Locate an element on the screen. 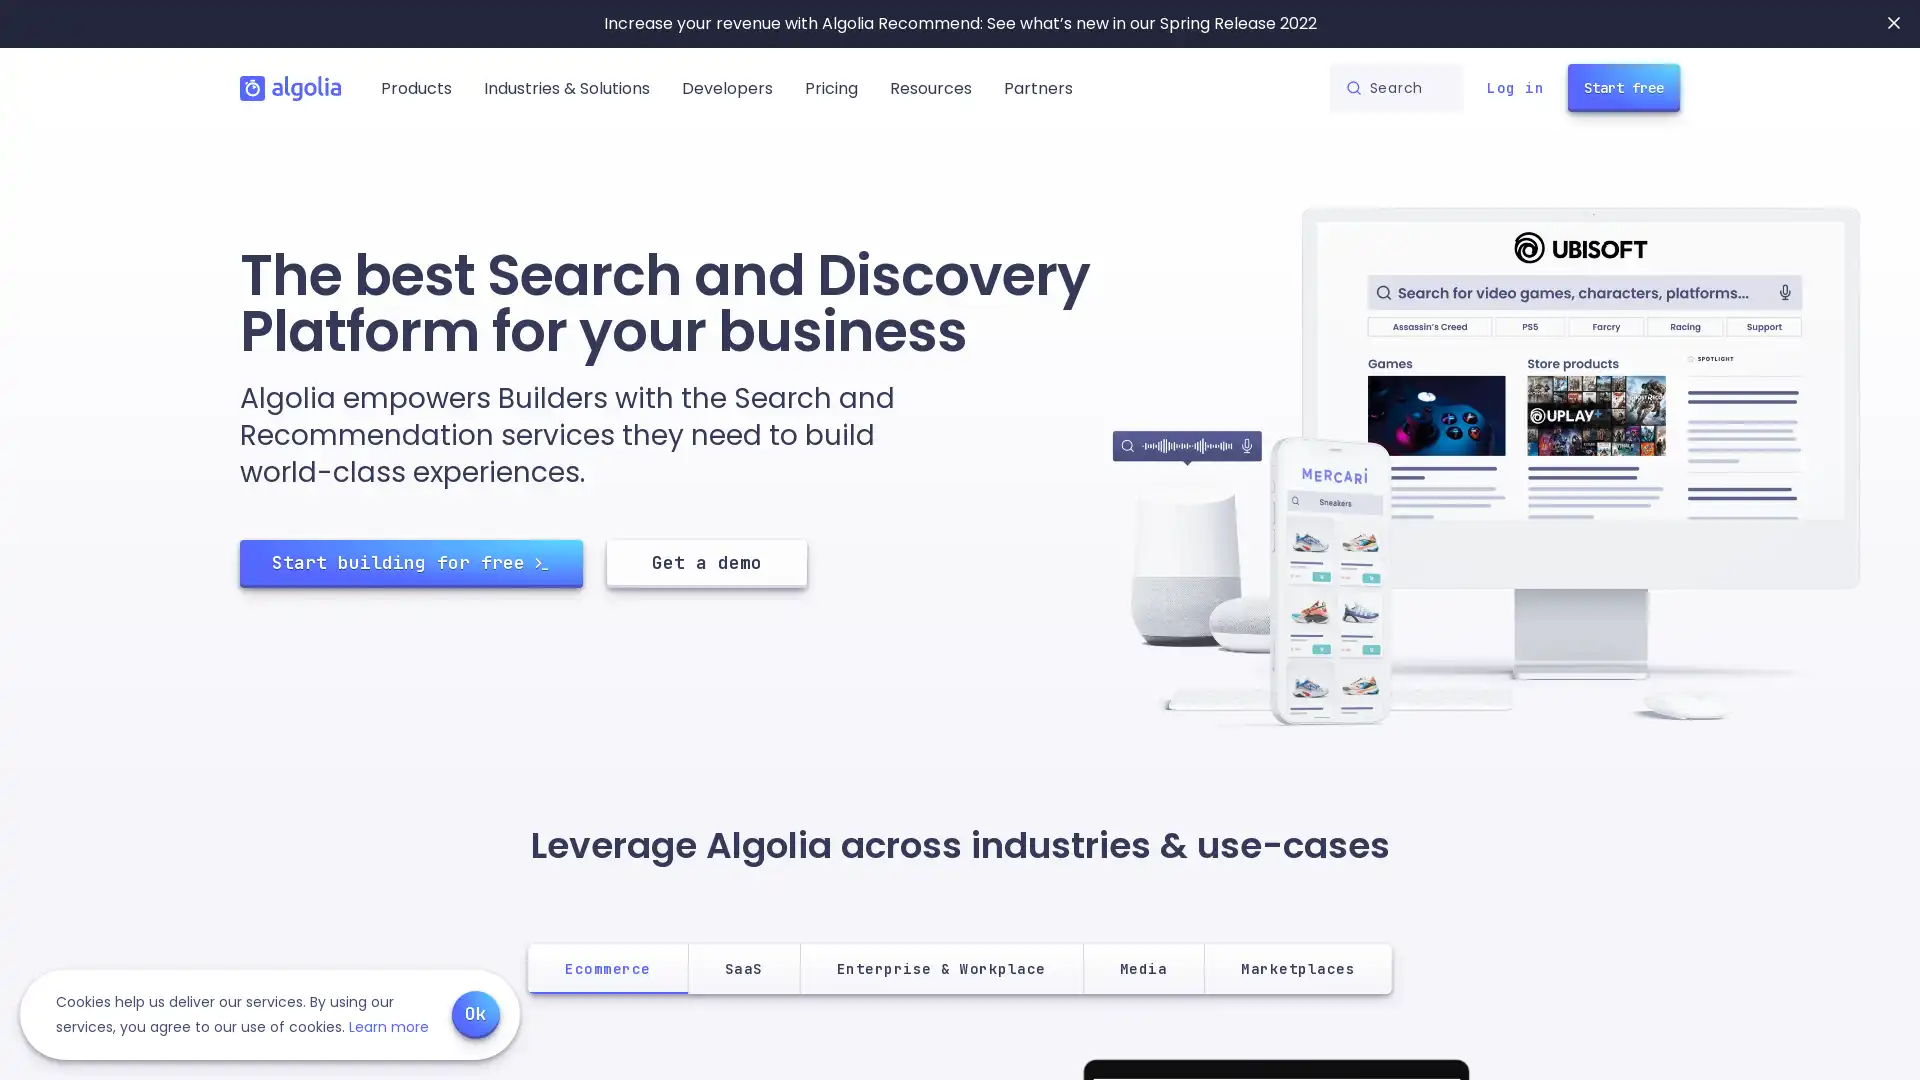 This screenshot has height=1080, width=1920. Enterprise & Workplace is located at coordinates (939, 967).